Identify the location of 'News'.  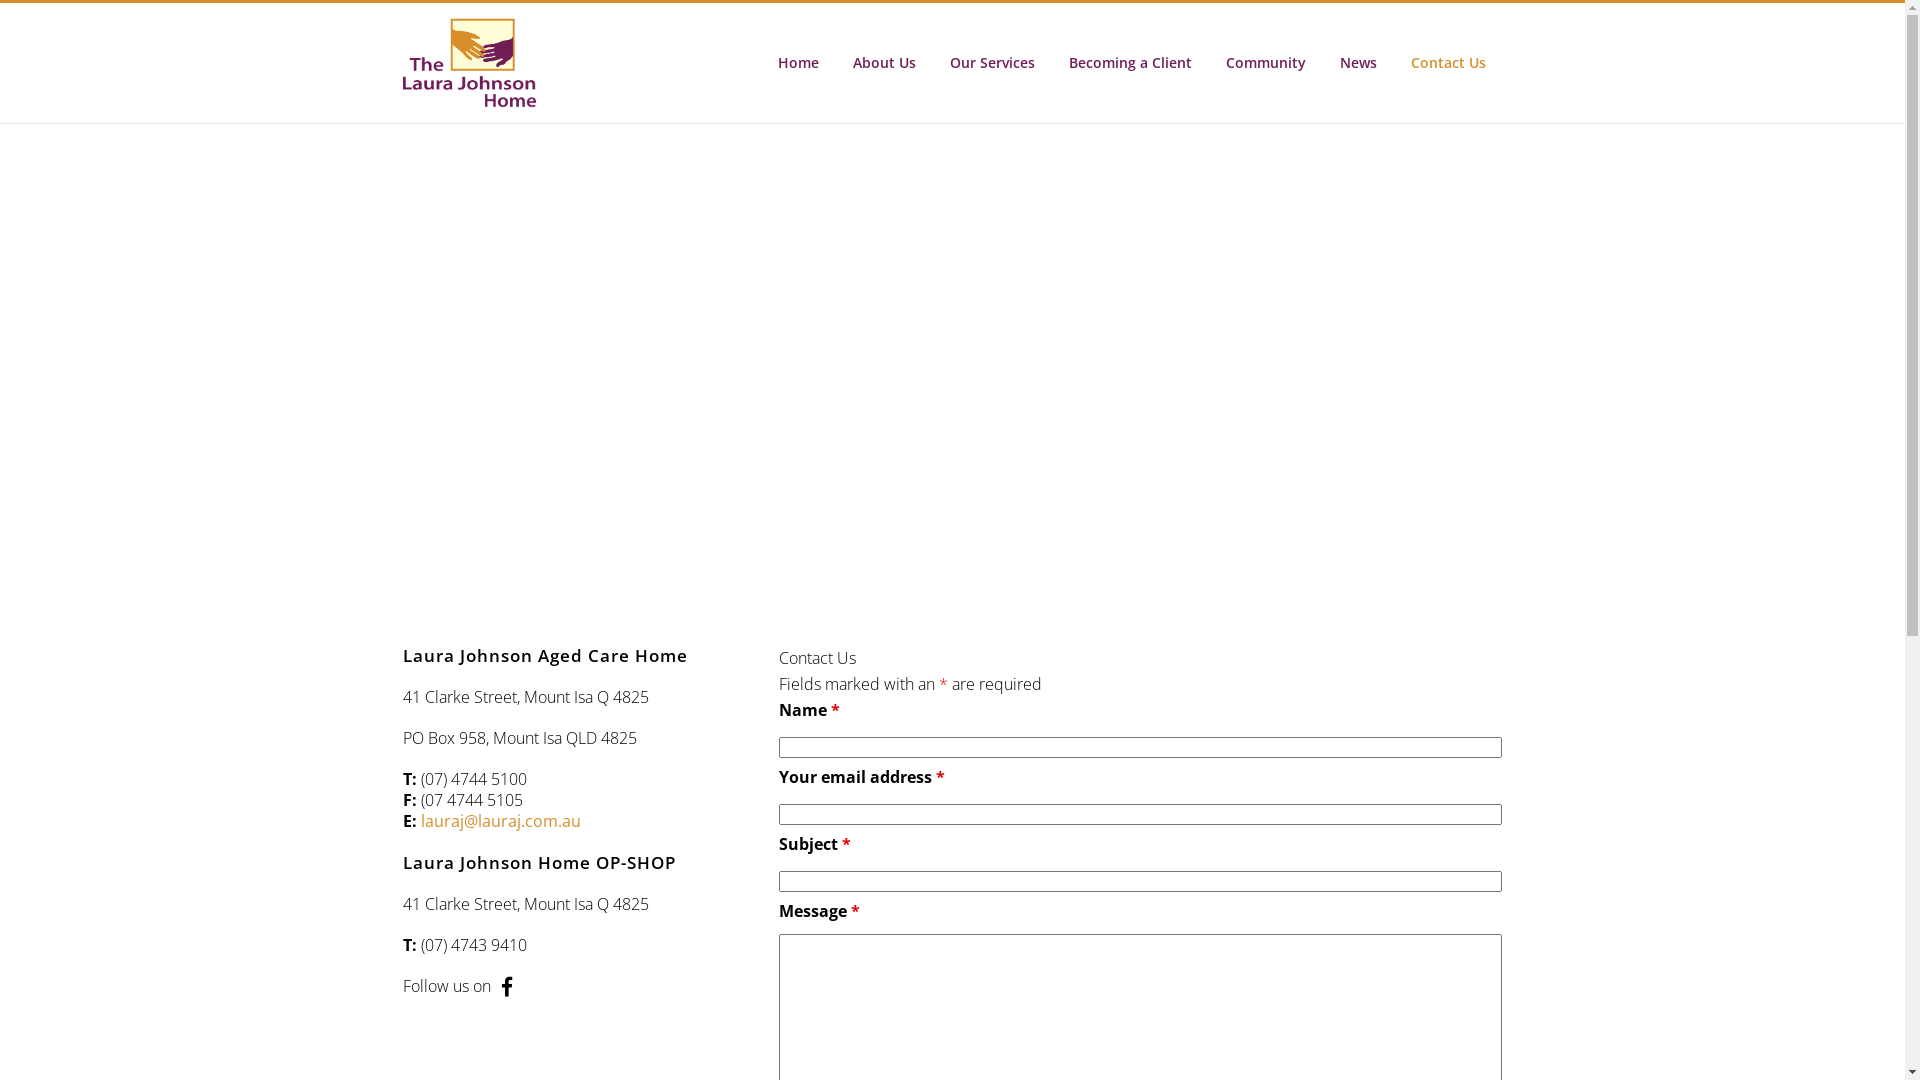
(1321, 61).